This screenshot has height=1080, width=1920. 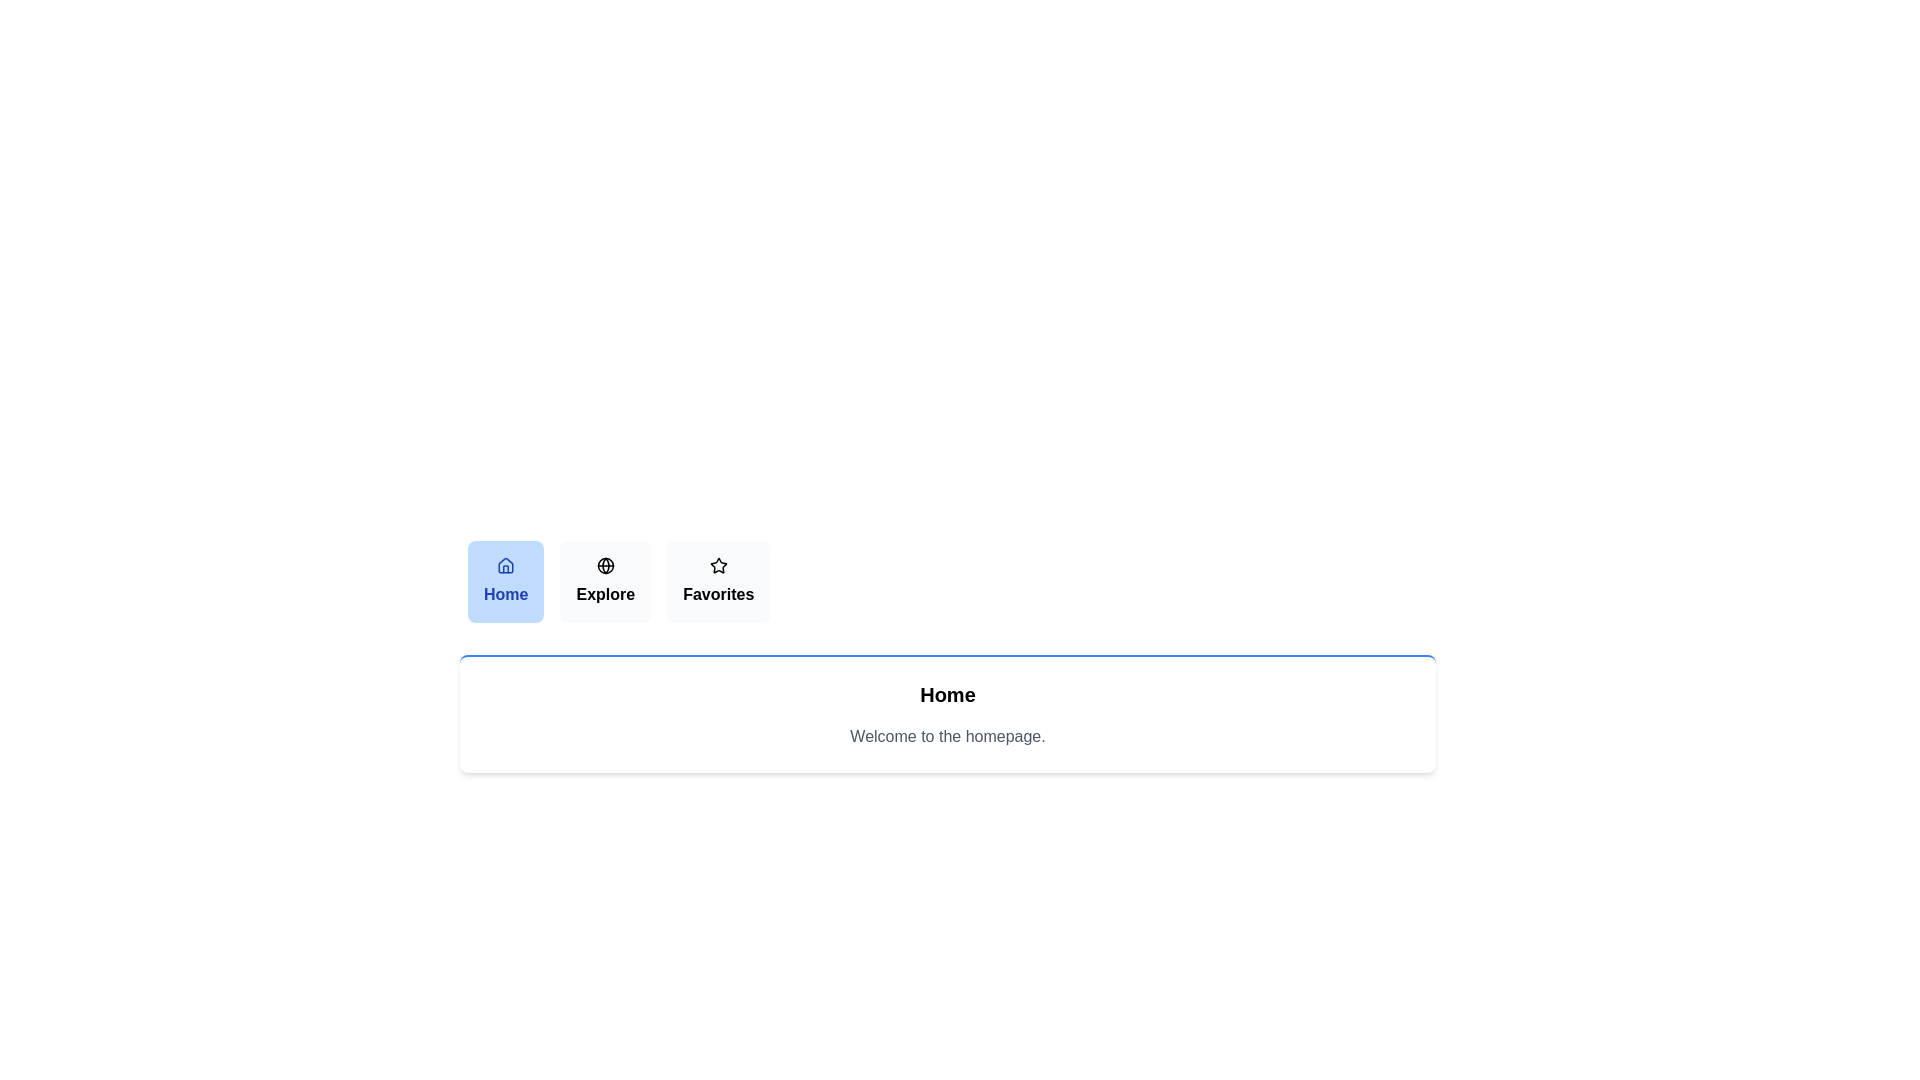 I want to click on the Favorites tab by clicking on its button, so click(x=719, y=582).